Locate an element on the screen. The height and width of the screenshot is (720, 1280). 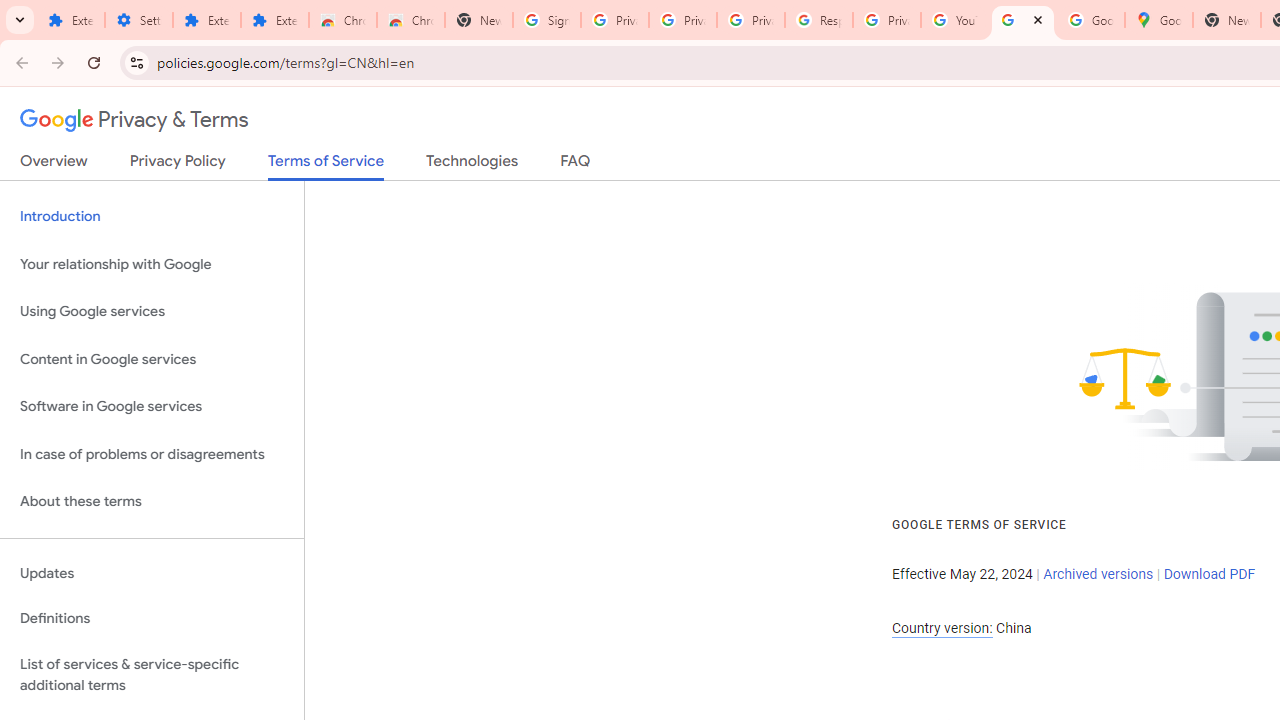
'Your relationship with Google' is located at coordinates (151, 263).